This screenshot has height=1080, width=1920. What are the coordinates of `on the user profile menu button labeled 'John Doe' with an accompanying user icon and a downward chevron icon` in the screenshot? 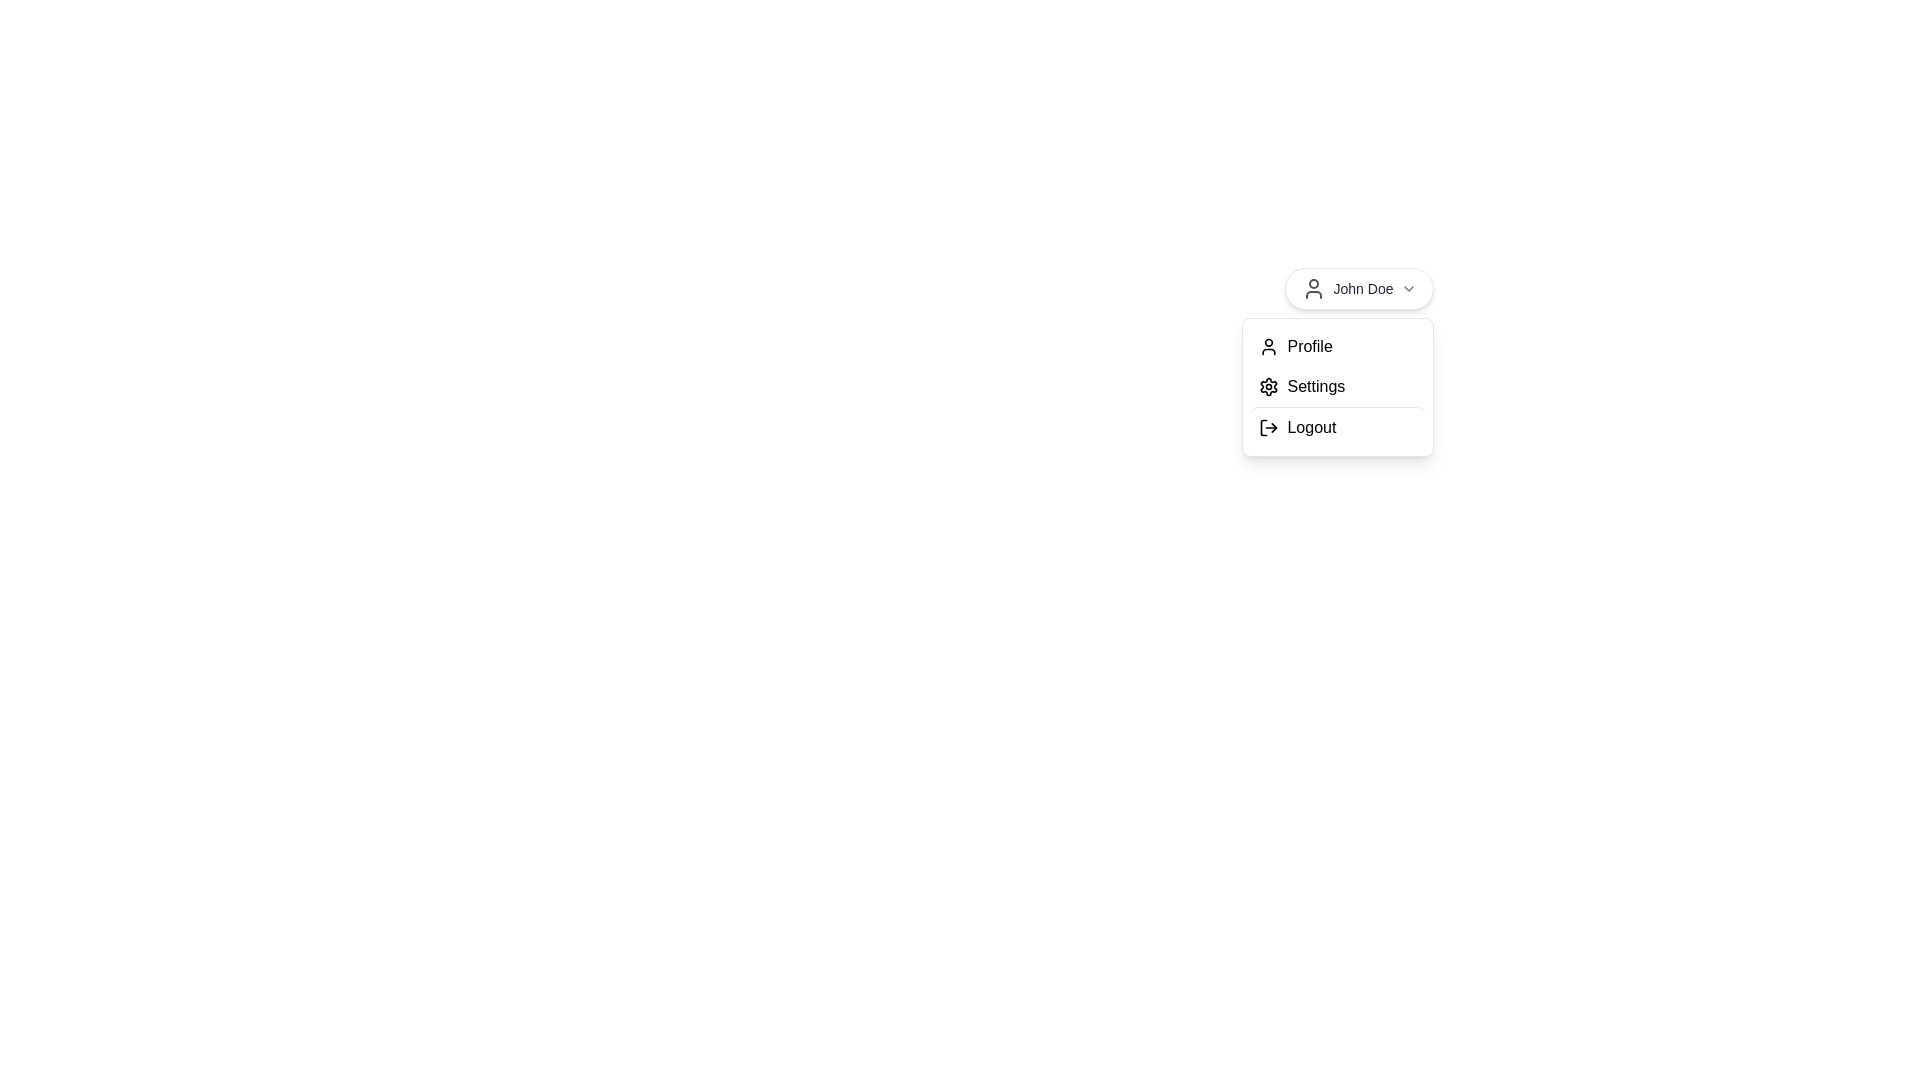 It's located at (1359, 289).